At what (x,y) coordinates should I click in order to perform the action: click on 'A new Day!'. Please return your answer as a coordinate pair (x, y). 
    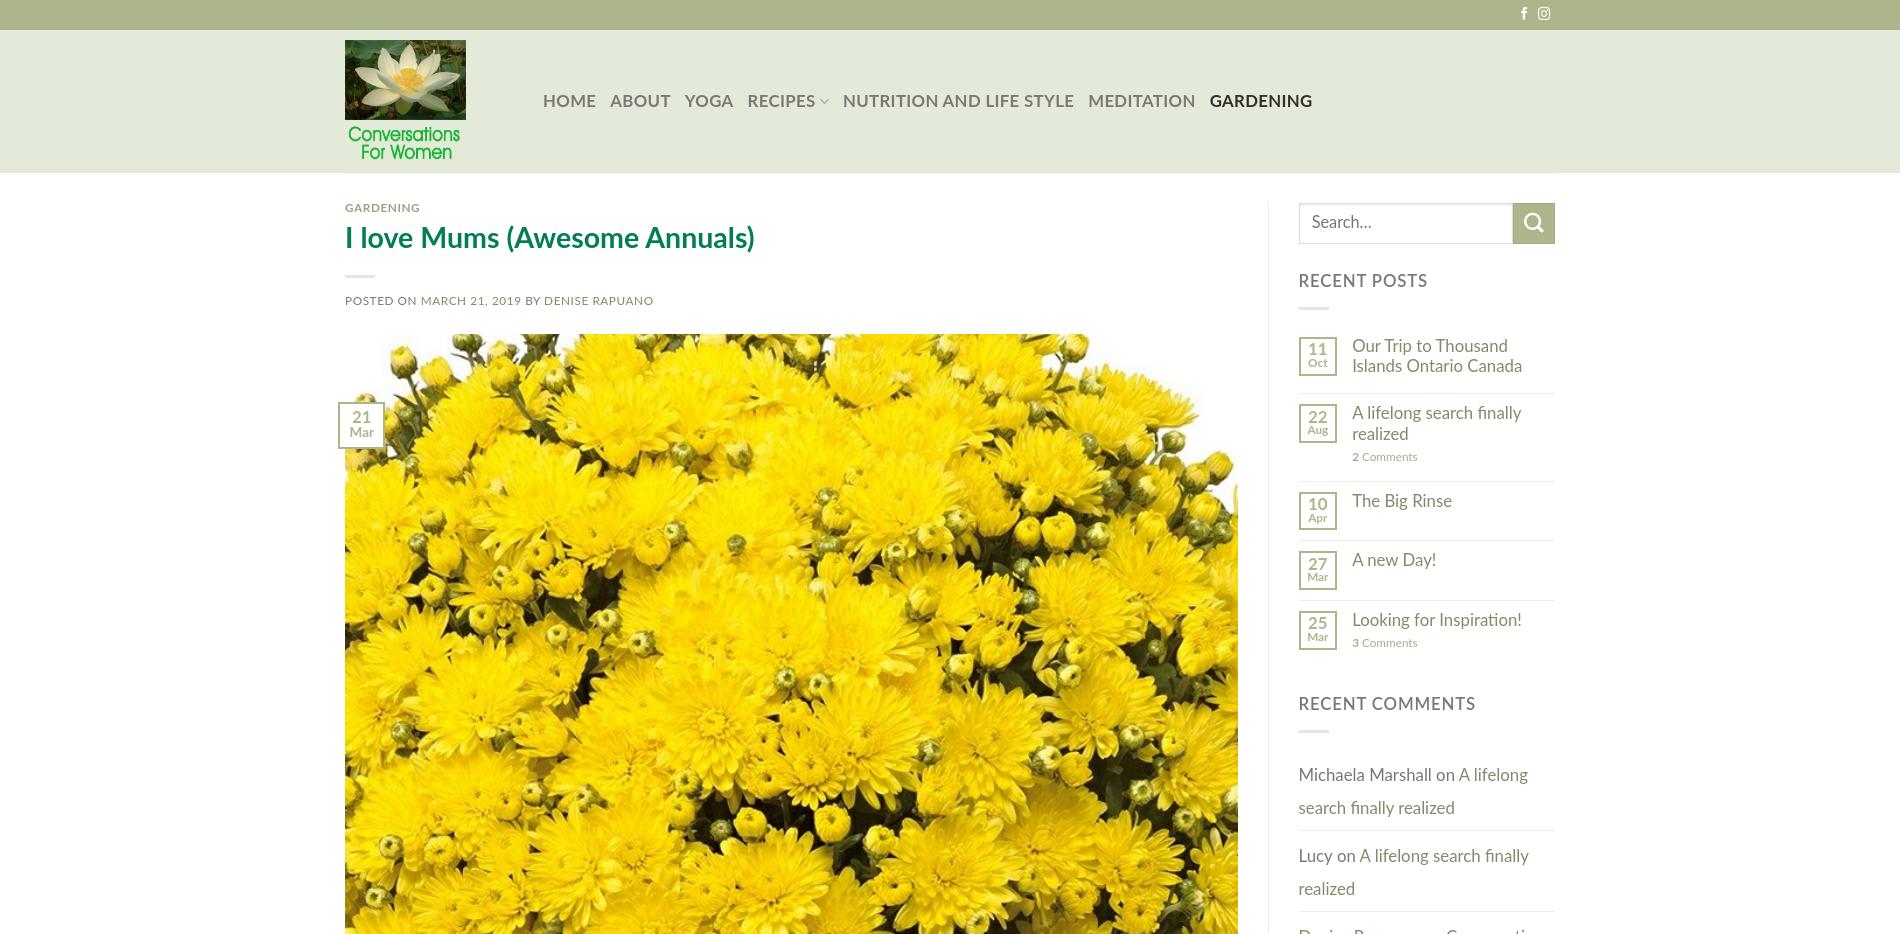
    Looking at the image, I should click on (1393, 560).